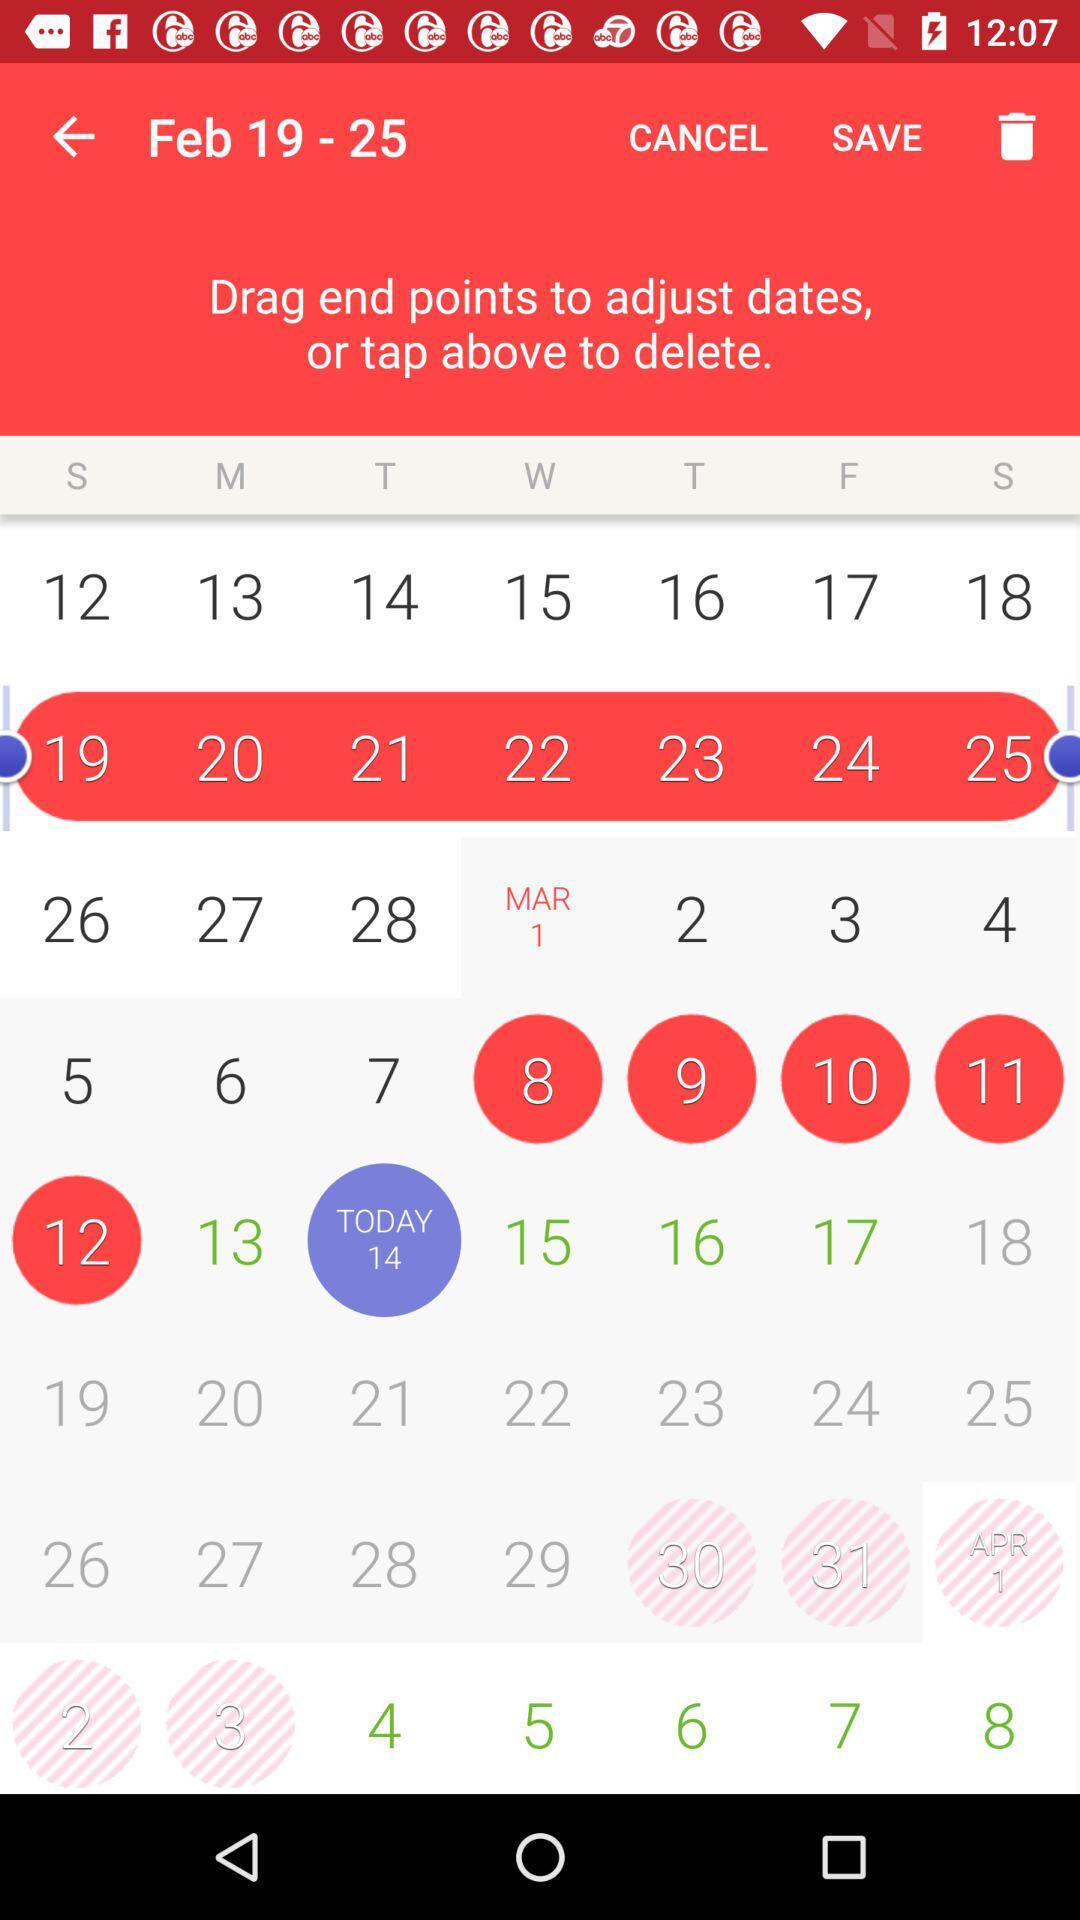 The image size is (1080, 1920). Describe the element at coordinates (72, 135) in the screenshot. I see `the icon next to the edit period item` at that location.